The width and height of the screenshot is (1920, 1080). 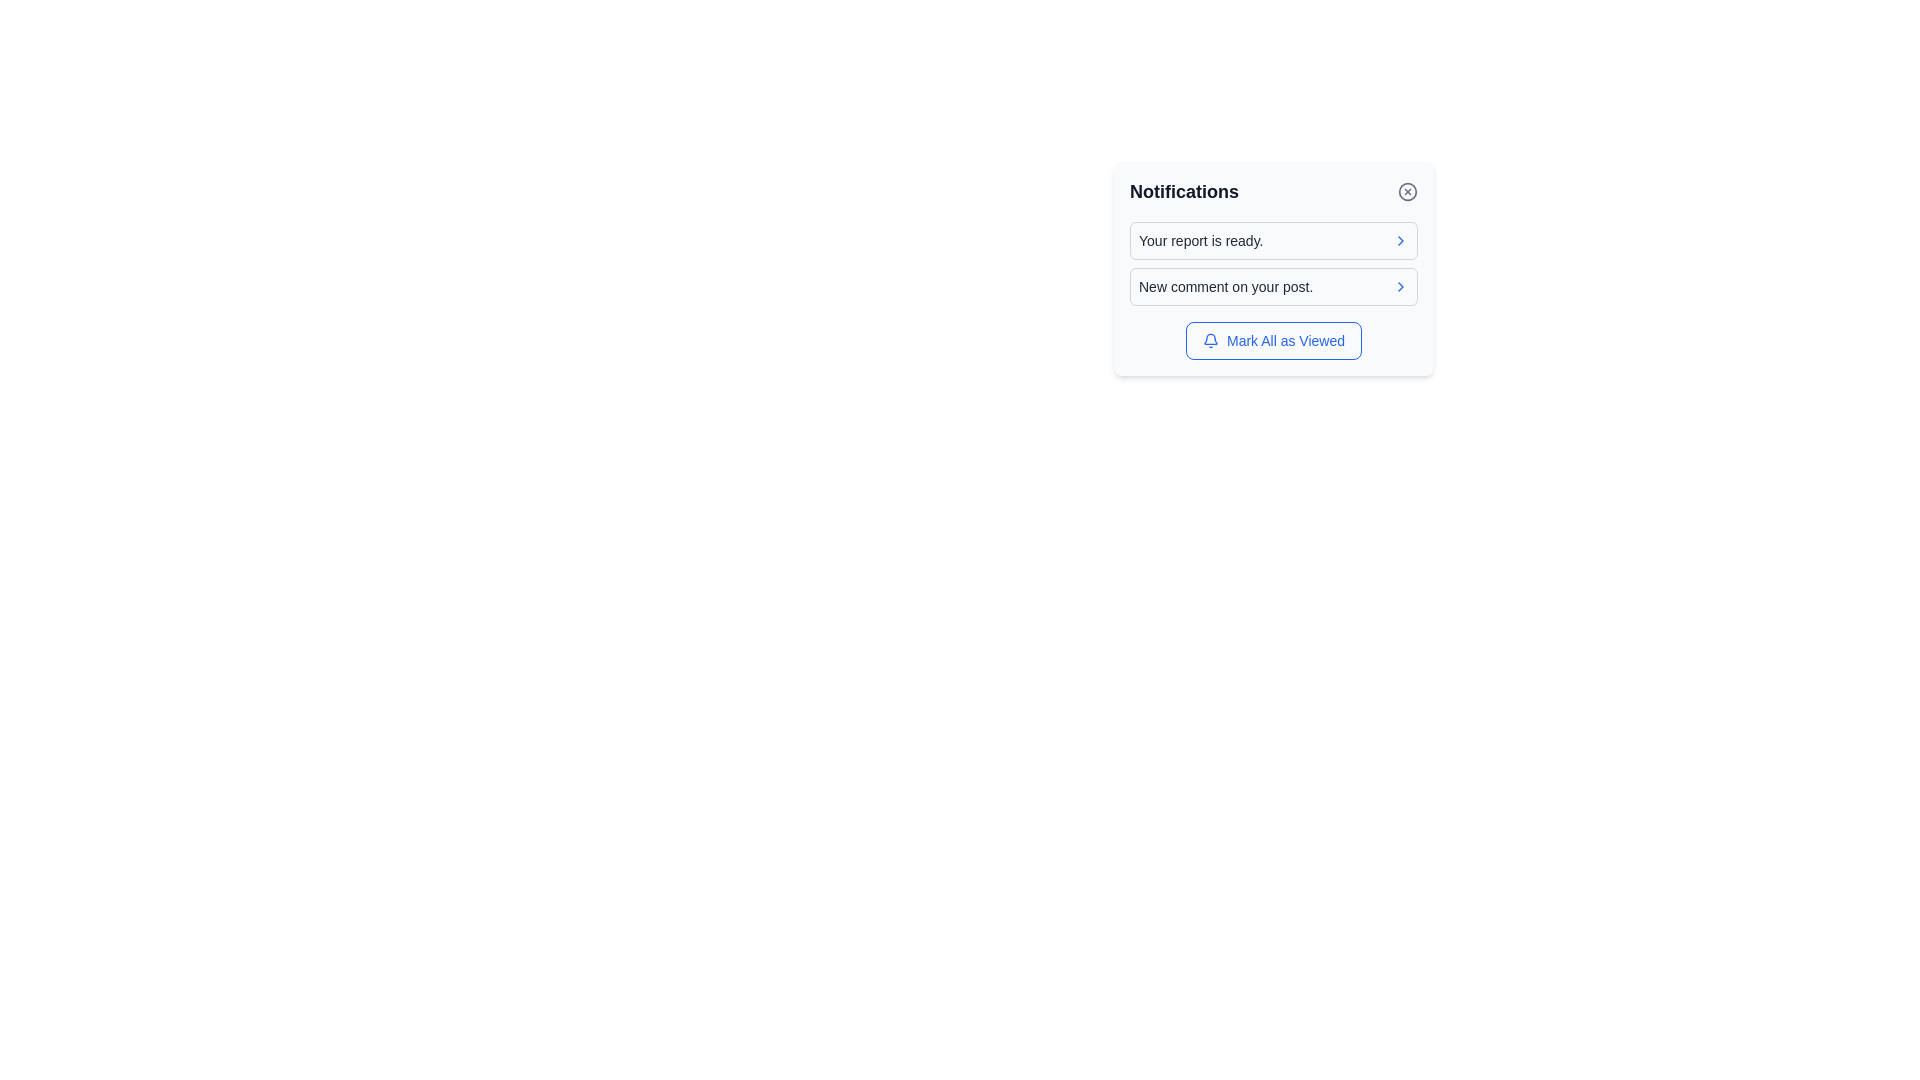 What do you see at coordinates (1272, 286) in the screenshot?
I see `the notification item with the text 'New comment on your post.' that has a light-gray background and a small blue arrow icon, which is the second item in the notifications list` at bounding box center [1272, 286].